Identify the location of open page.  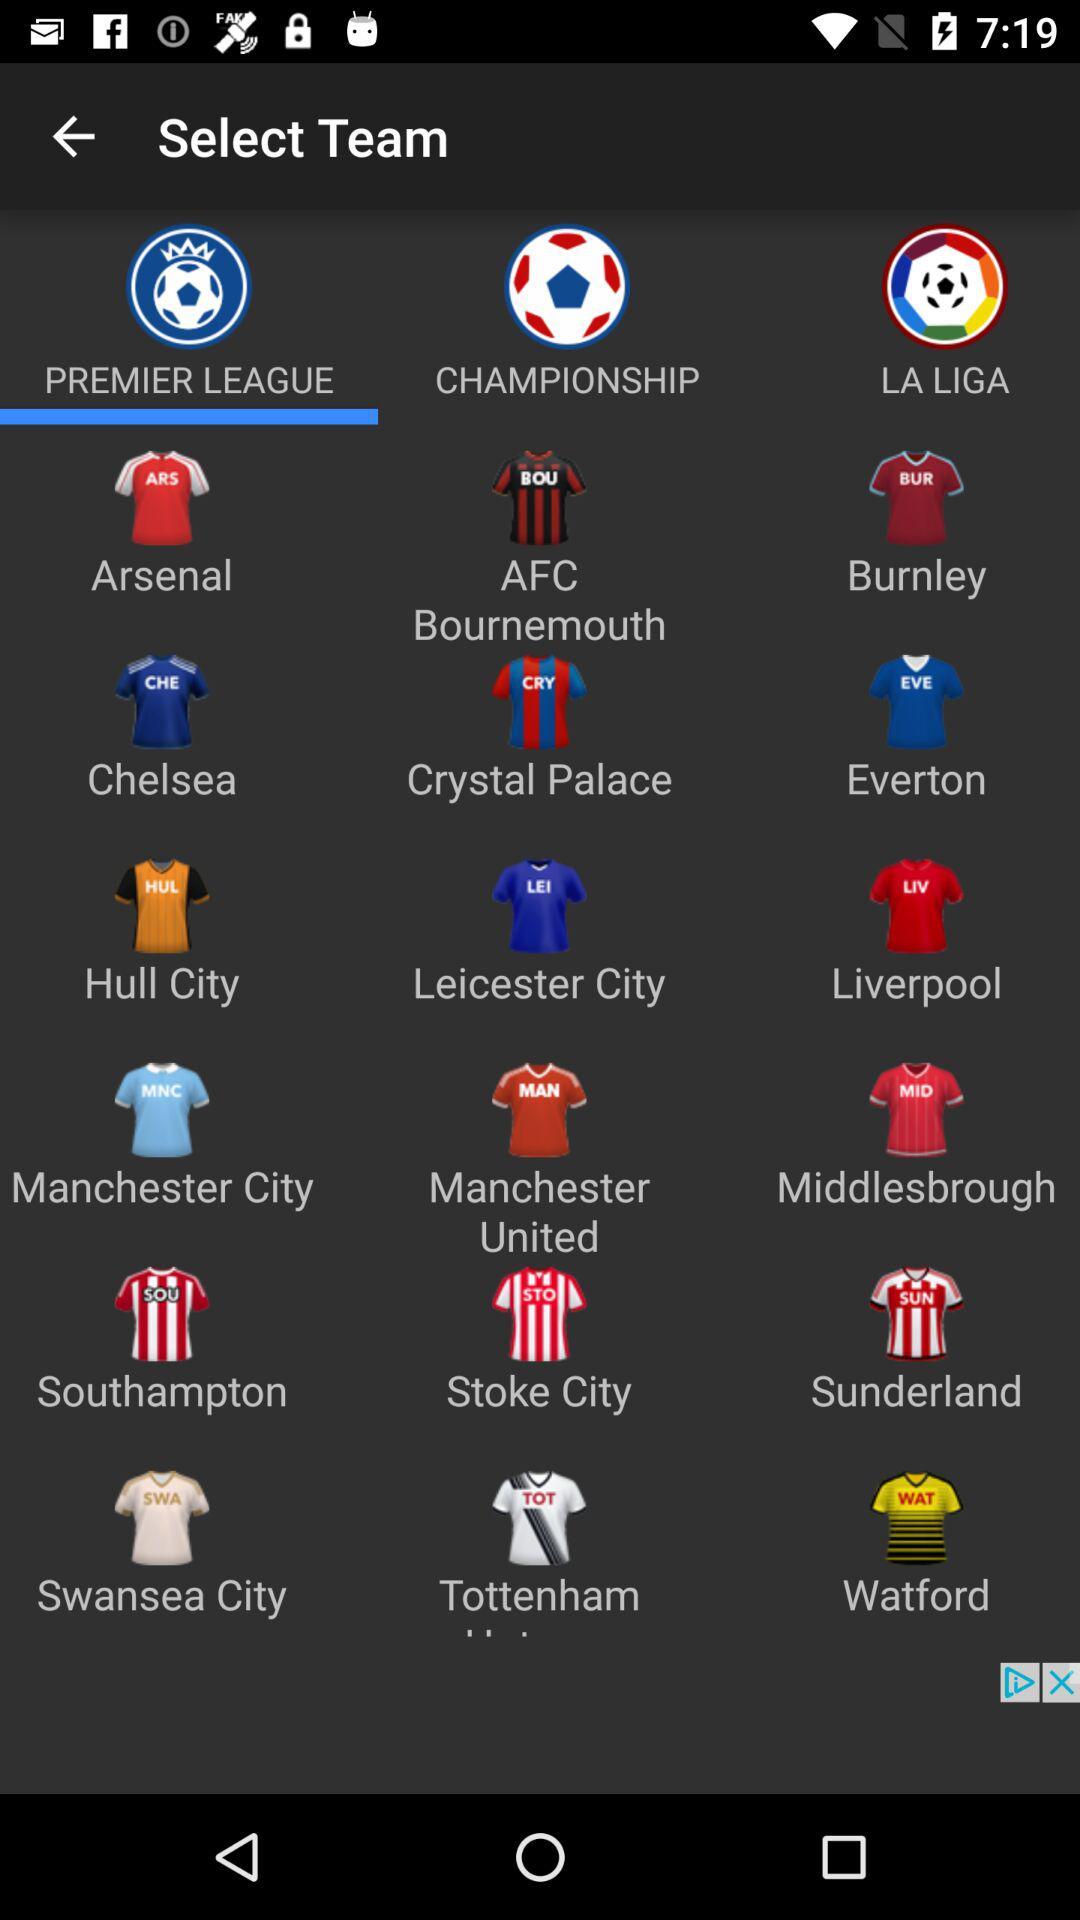
(189, 415).